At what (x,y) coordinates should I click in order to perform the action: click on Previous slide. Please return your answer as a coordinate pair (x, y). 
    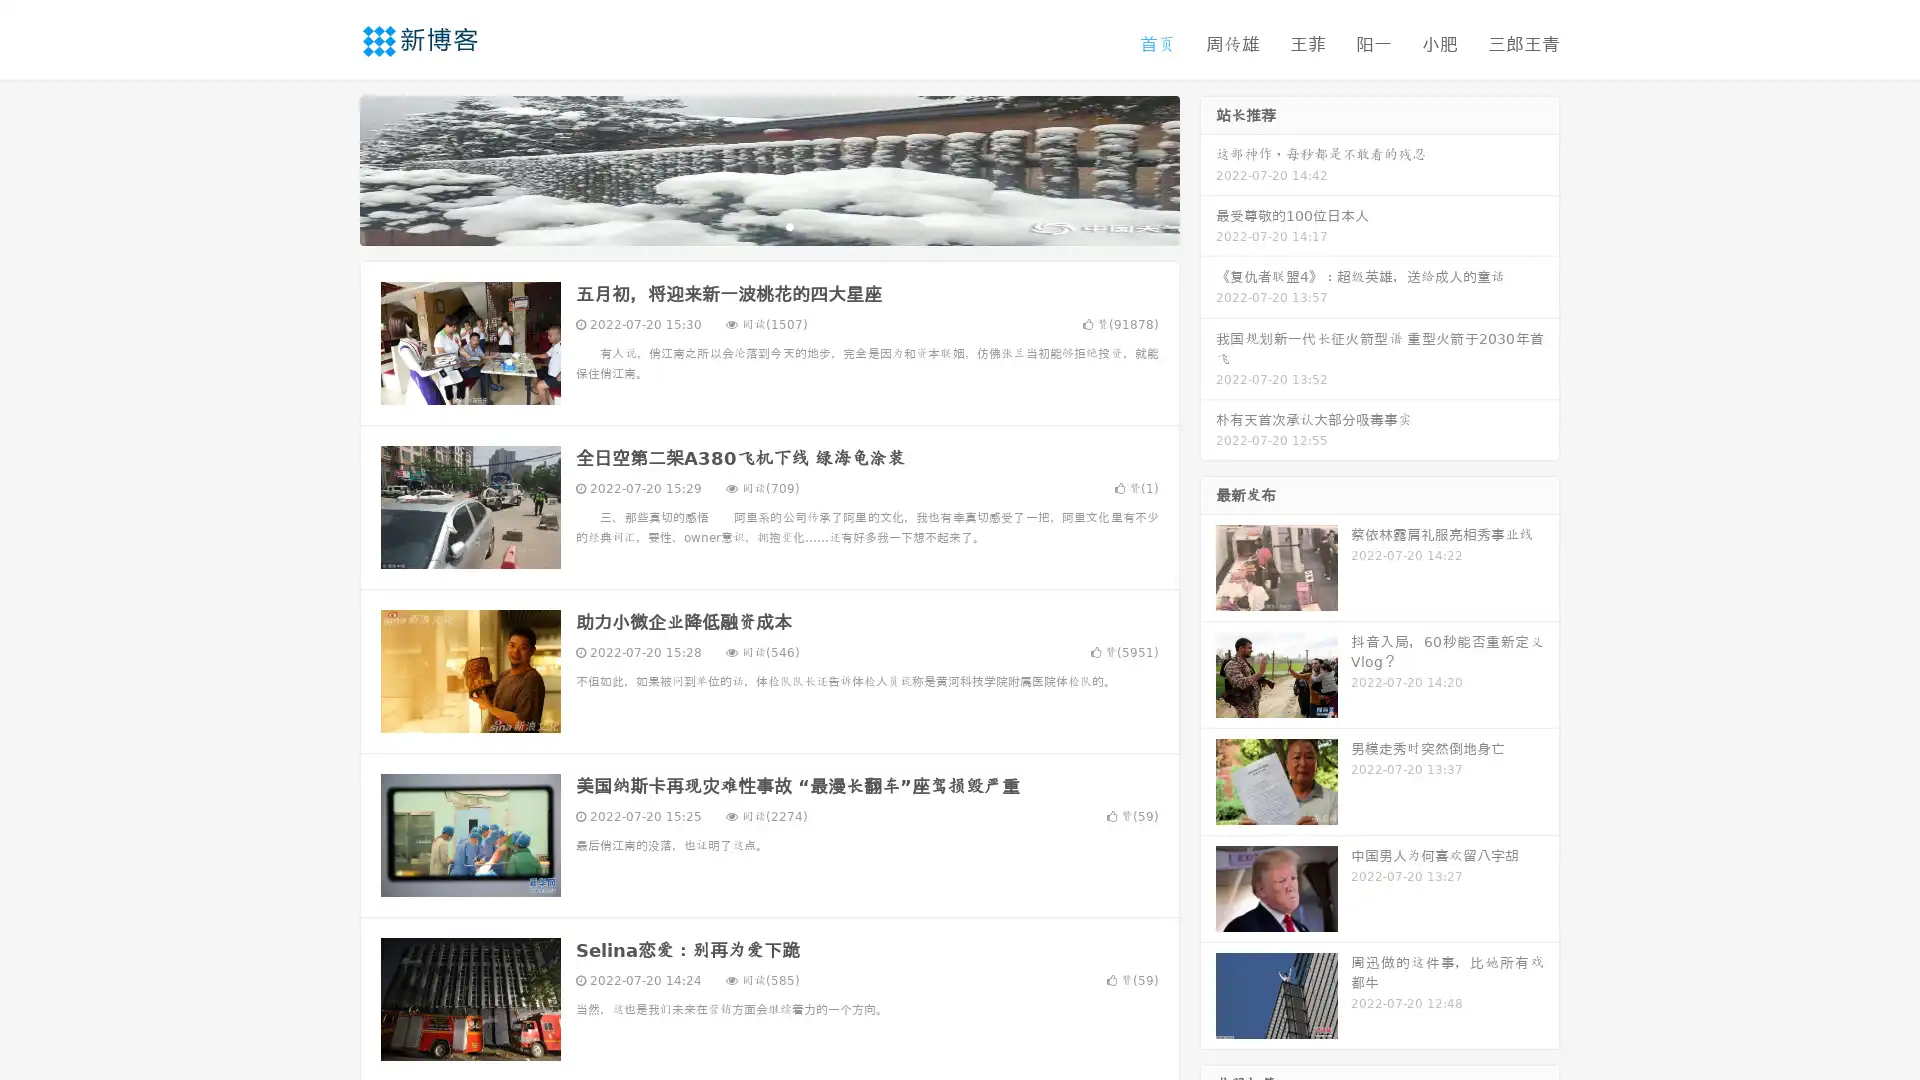
    Looking at the image, I should click on (330, 168).